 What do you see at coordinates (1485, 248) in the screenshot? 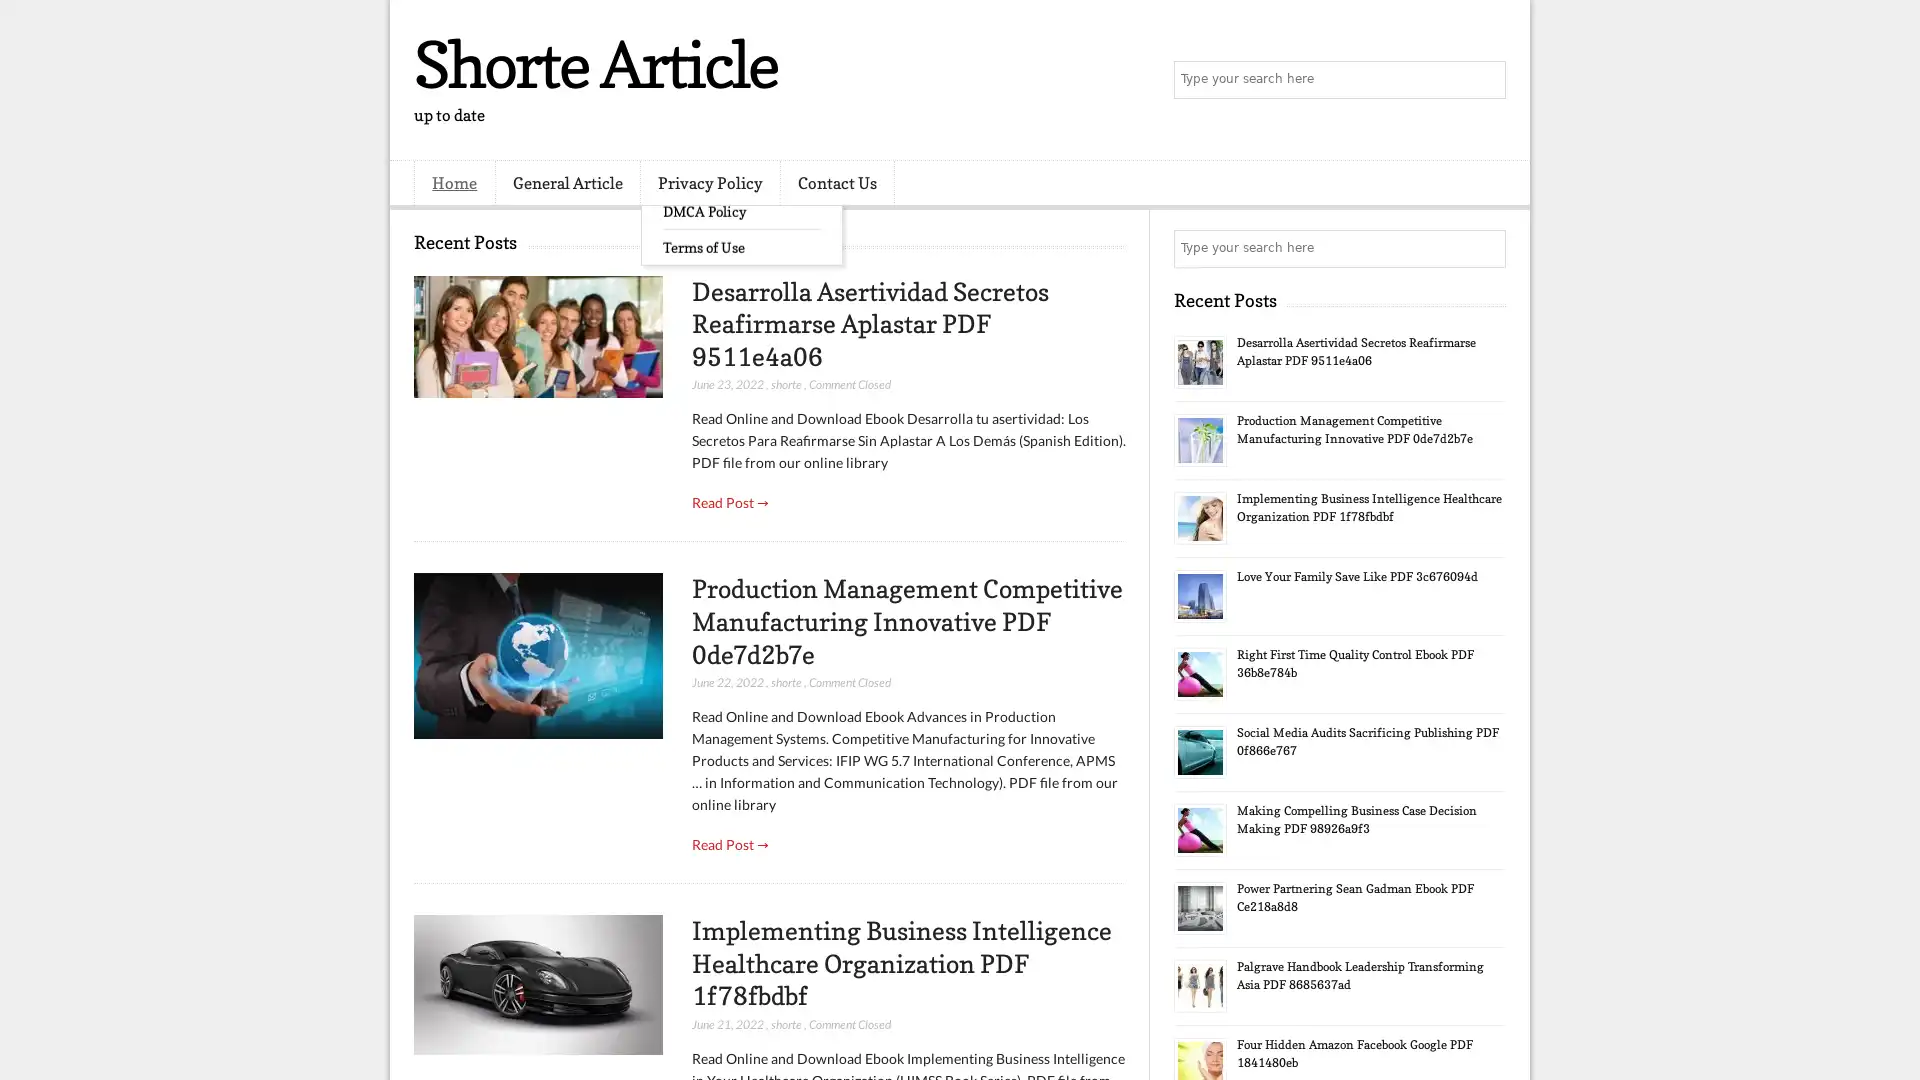
I see `Search` at bounding box center [1485, 248].